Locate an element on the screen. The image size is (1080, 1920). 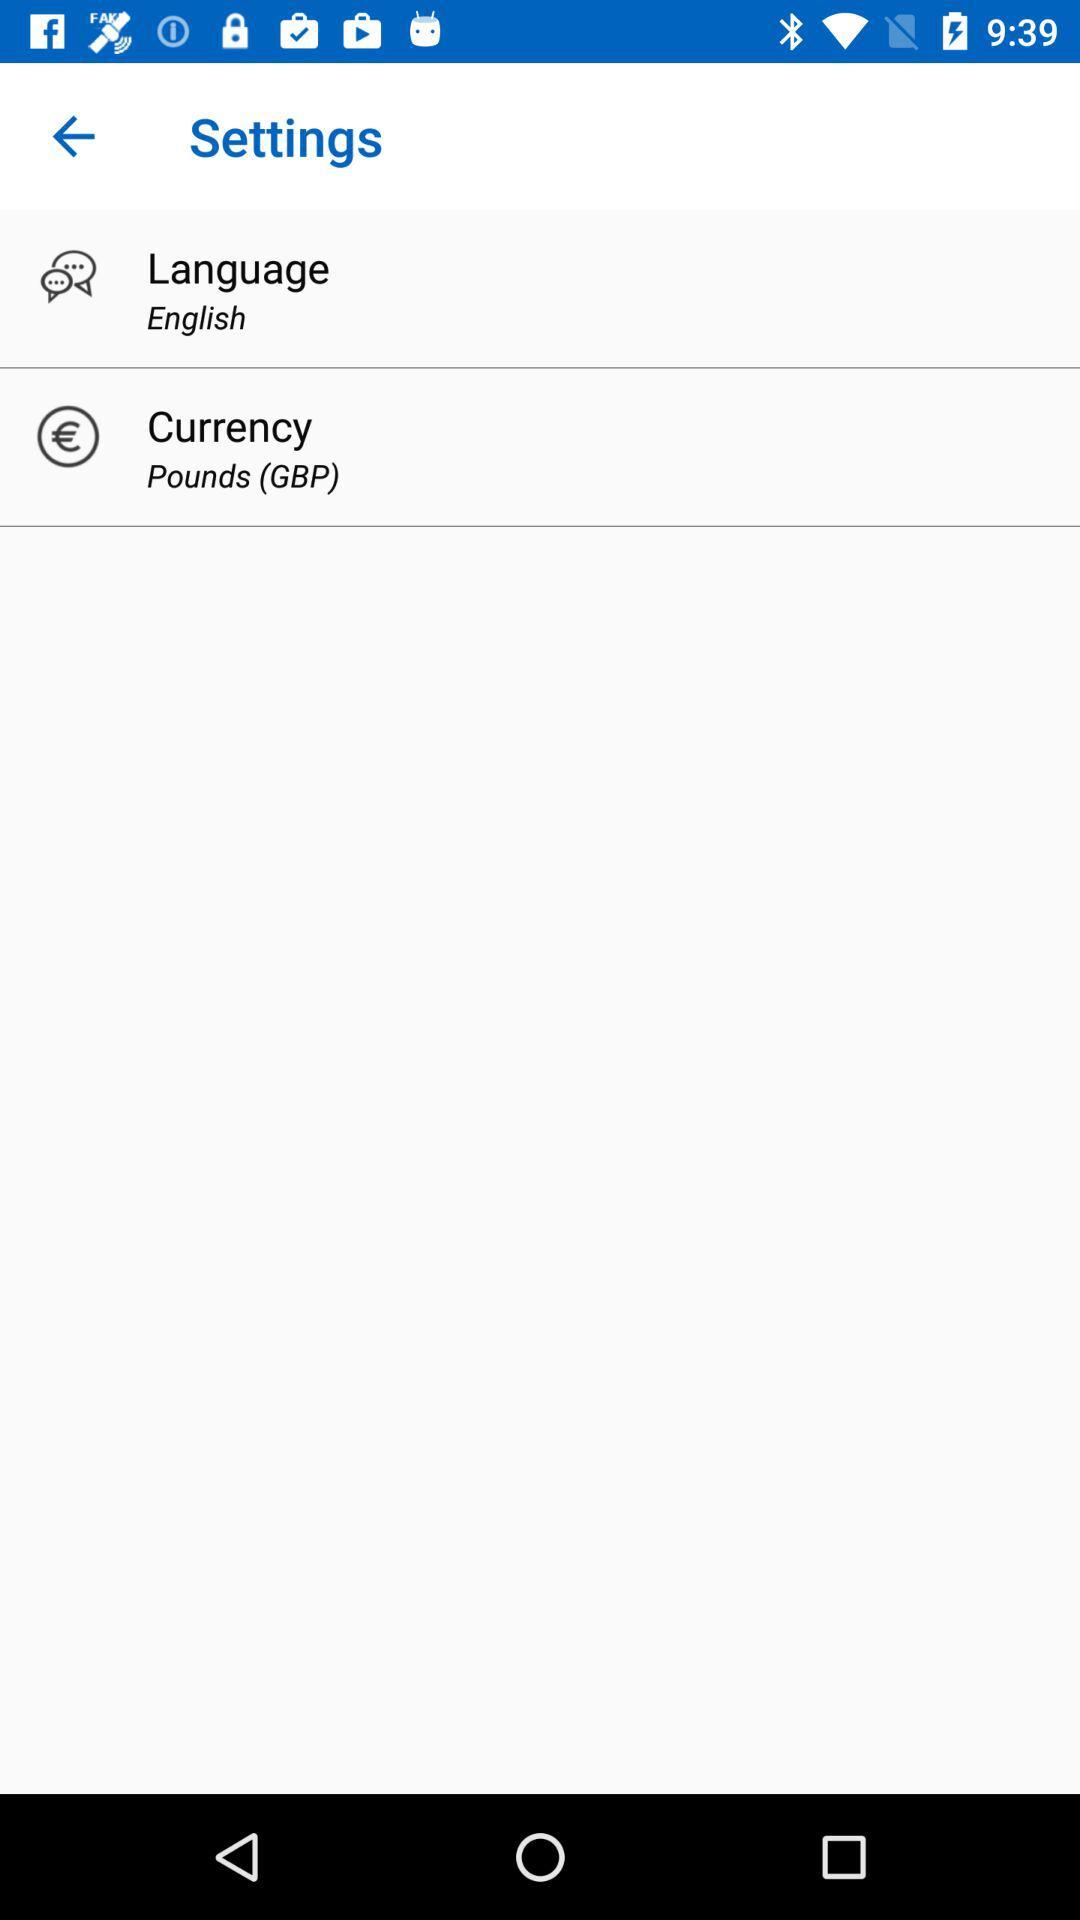
pounds (gbp) is located at coordinates (242, 474).